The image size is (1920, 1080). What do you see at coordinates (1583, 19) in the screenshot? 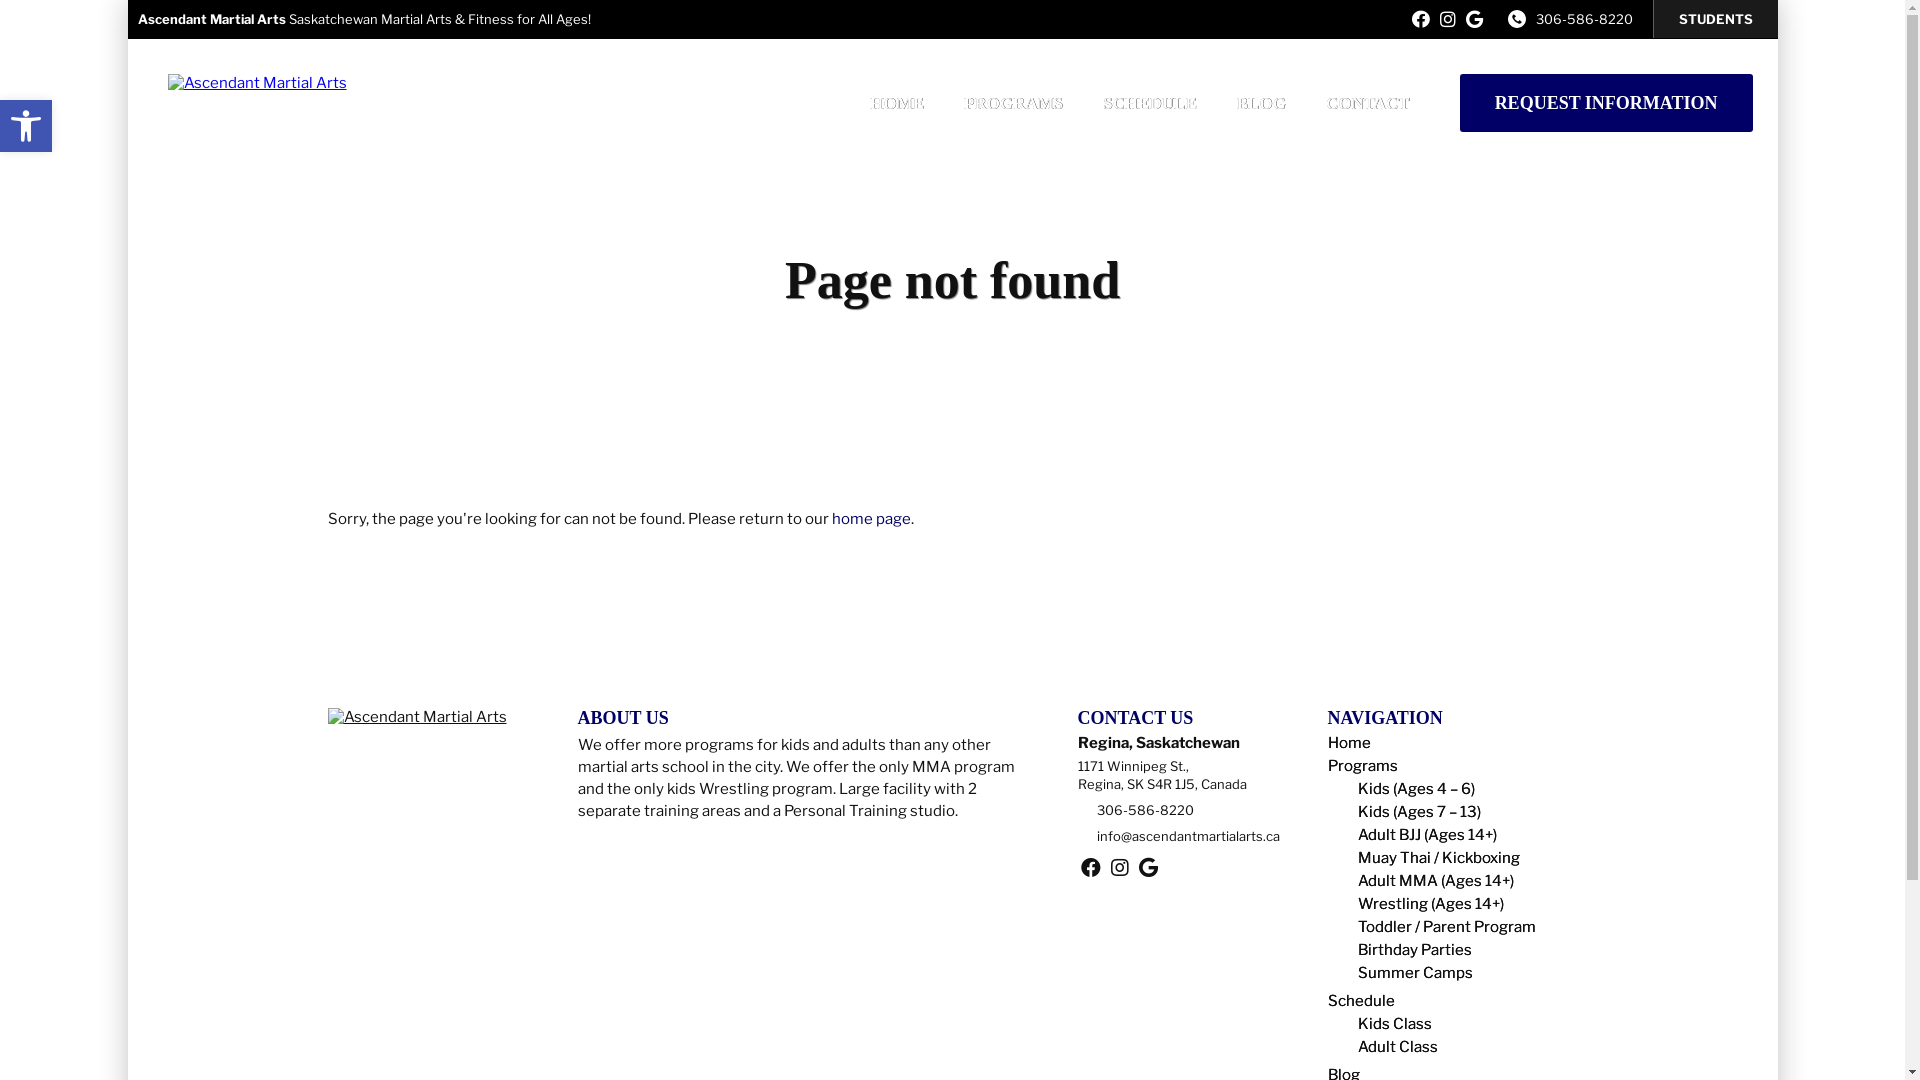
I see `'306-586-8220'` at bounding box center [1583, 19].